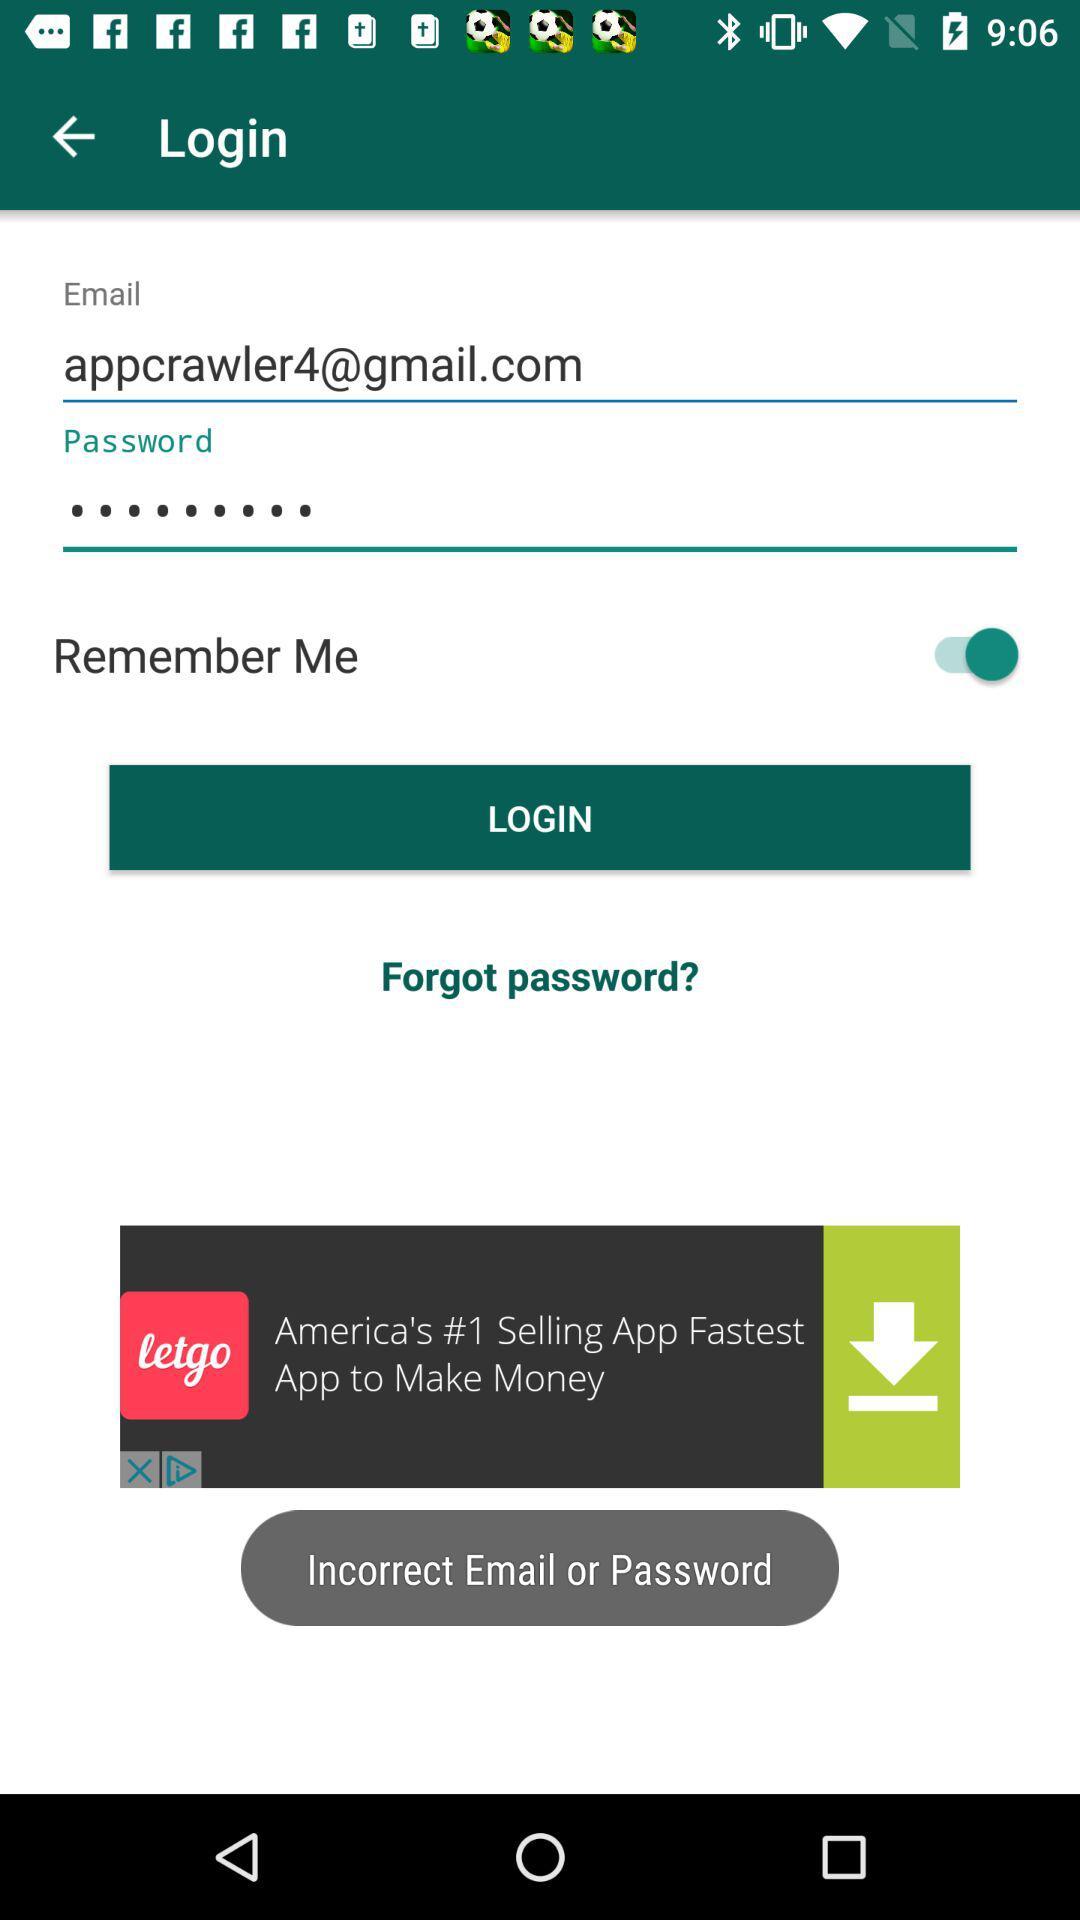 The width and height of the screenshot is (1080, 1920). Describe the element at coordinates (540, 1356) in the screenshot. I see `advertisement link` at that location.